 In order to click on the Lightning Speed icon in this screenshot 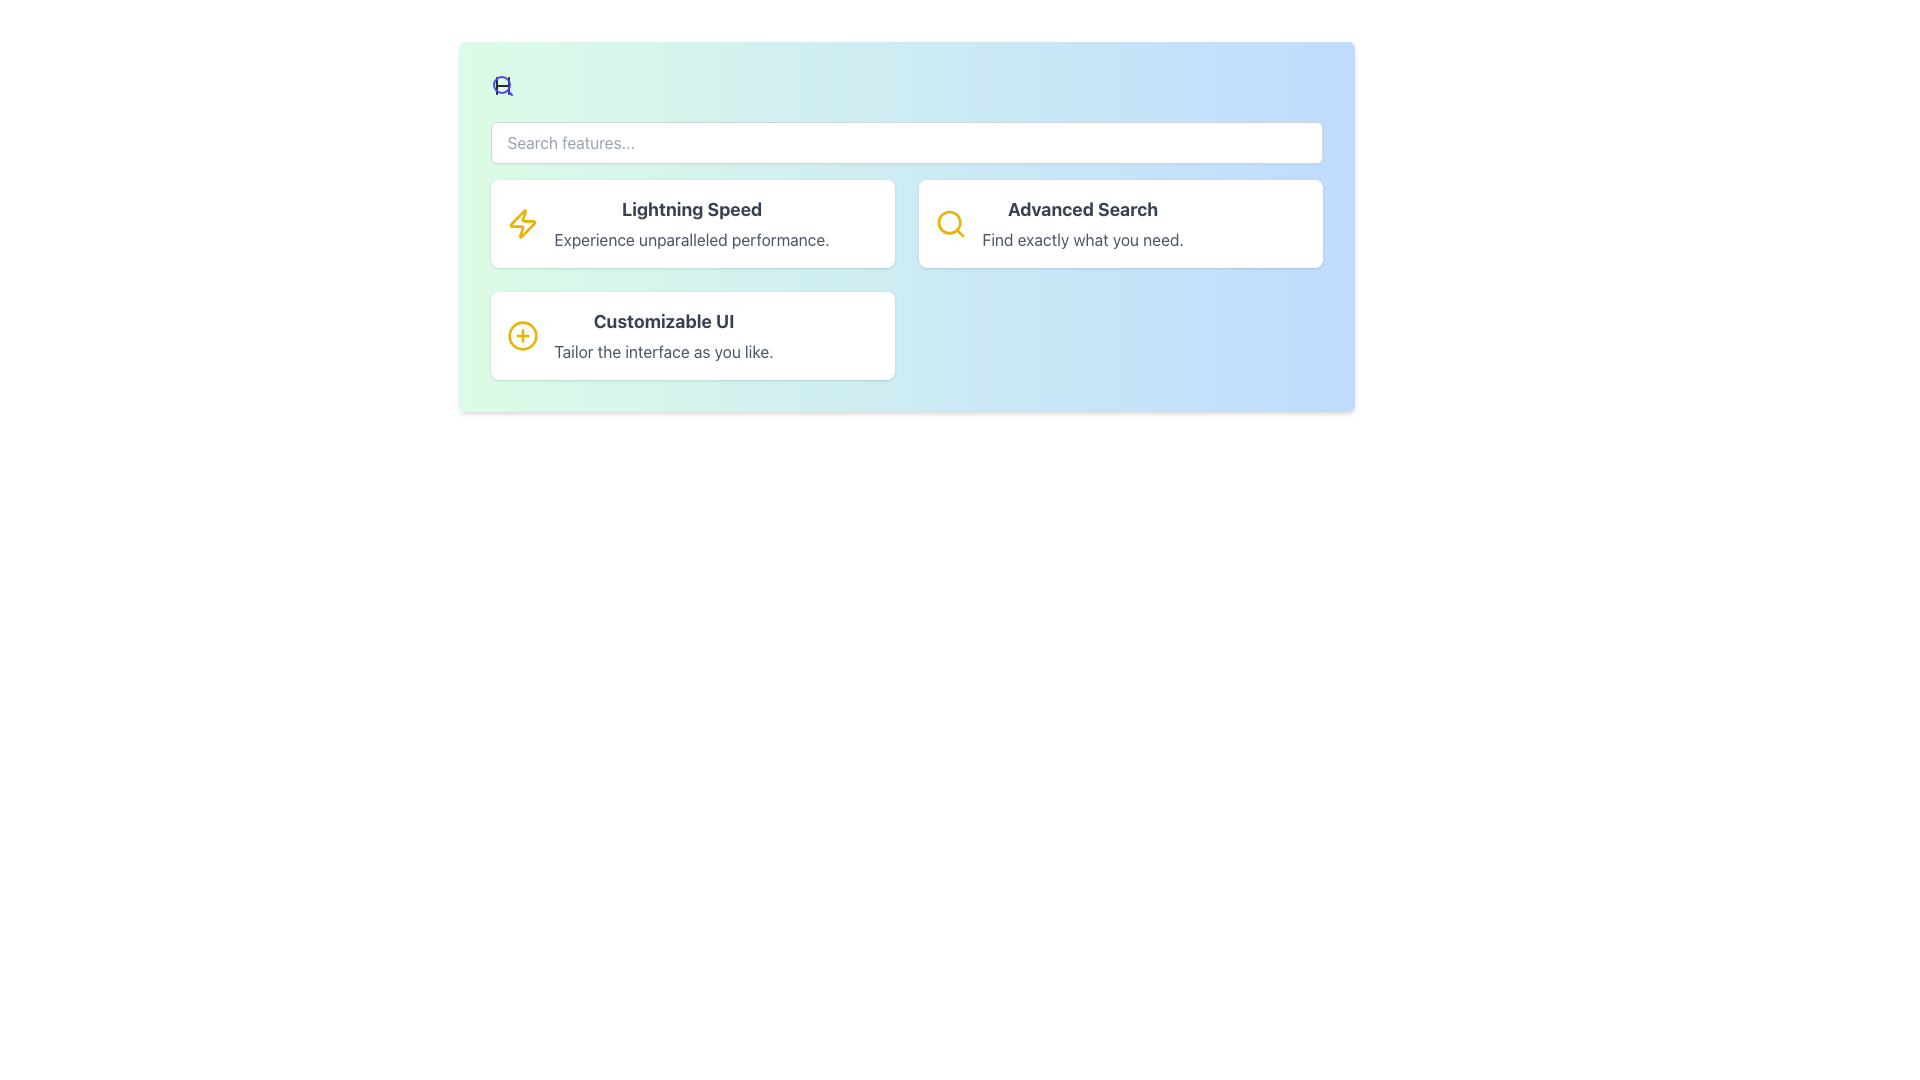, I will do `click(522, 223)`.